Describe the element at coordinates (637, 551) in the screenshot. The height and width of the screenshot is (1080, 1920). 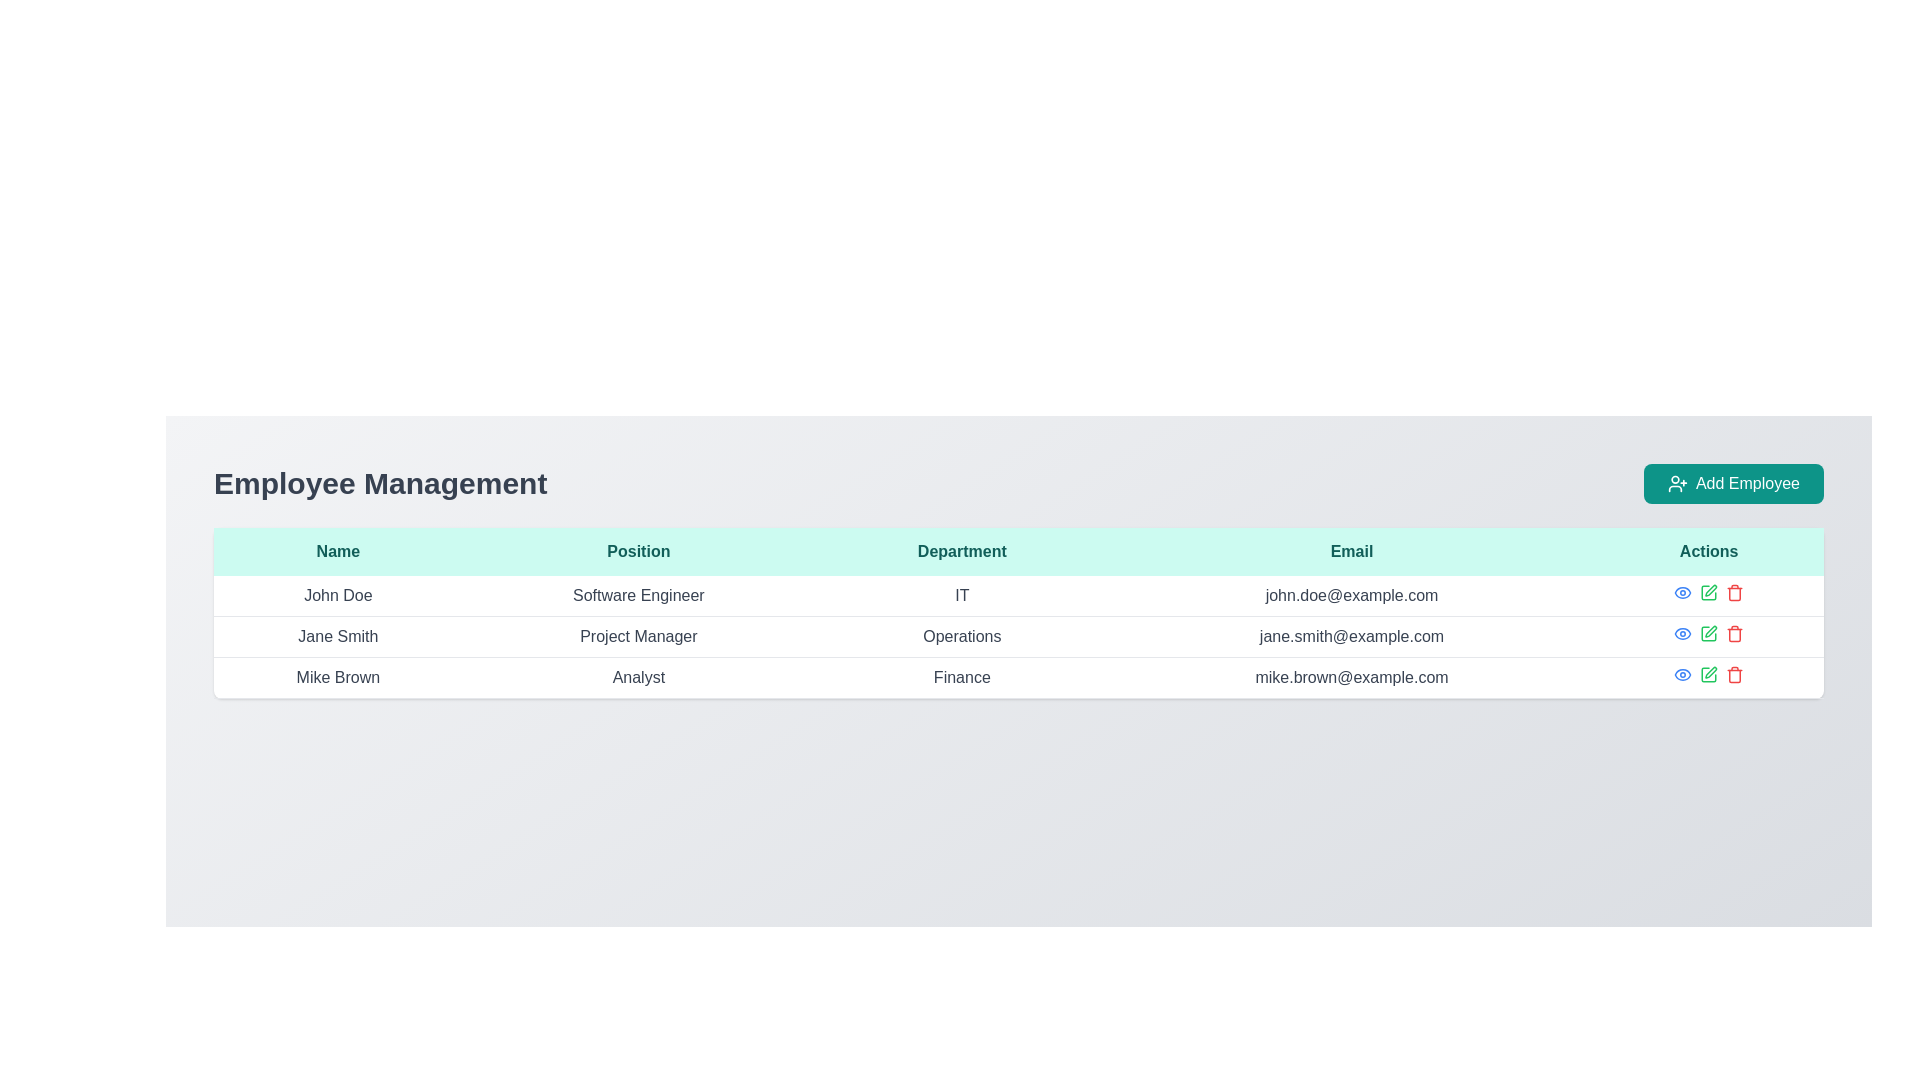
I see `the 'Position' column header text label in the table, which is located in the center of the header row, between 'Name' and 'Department'` at that location.